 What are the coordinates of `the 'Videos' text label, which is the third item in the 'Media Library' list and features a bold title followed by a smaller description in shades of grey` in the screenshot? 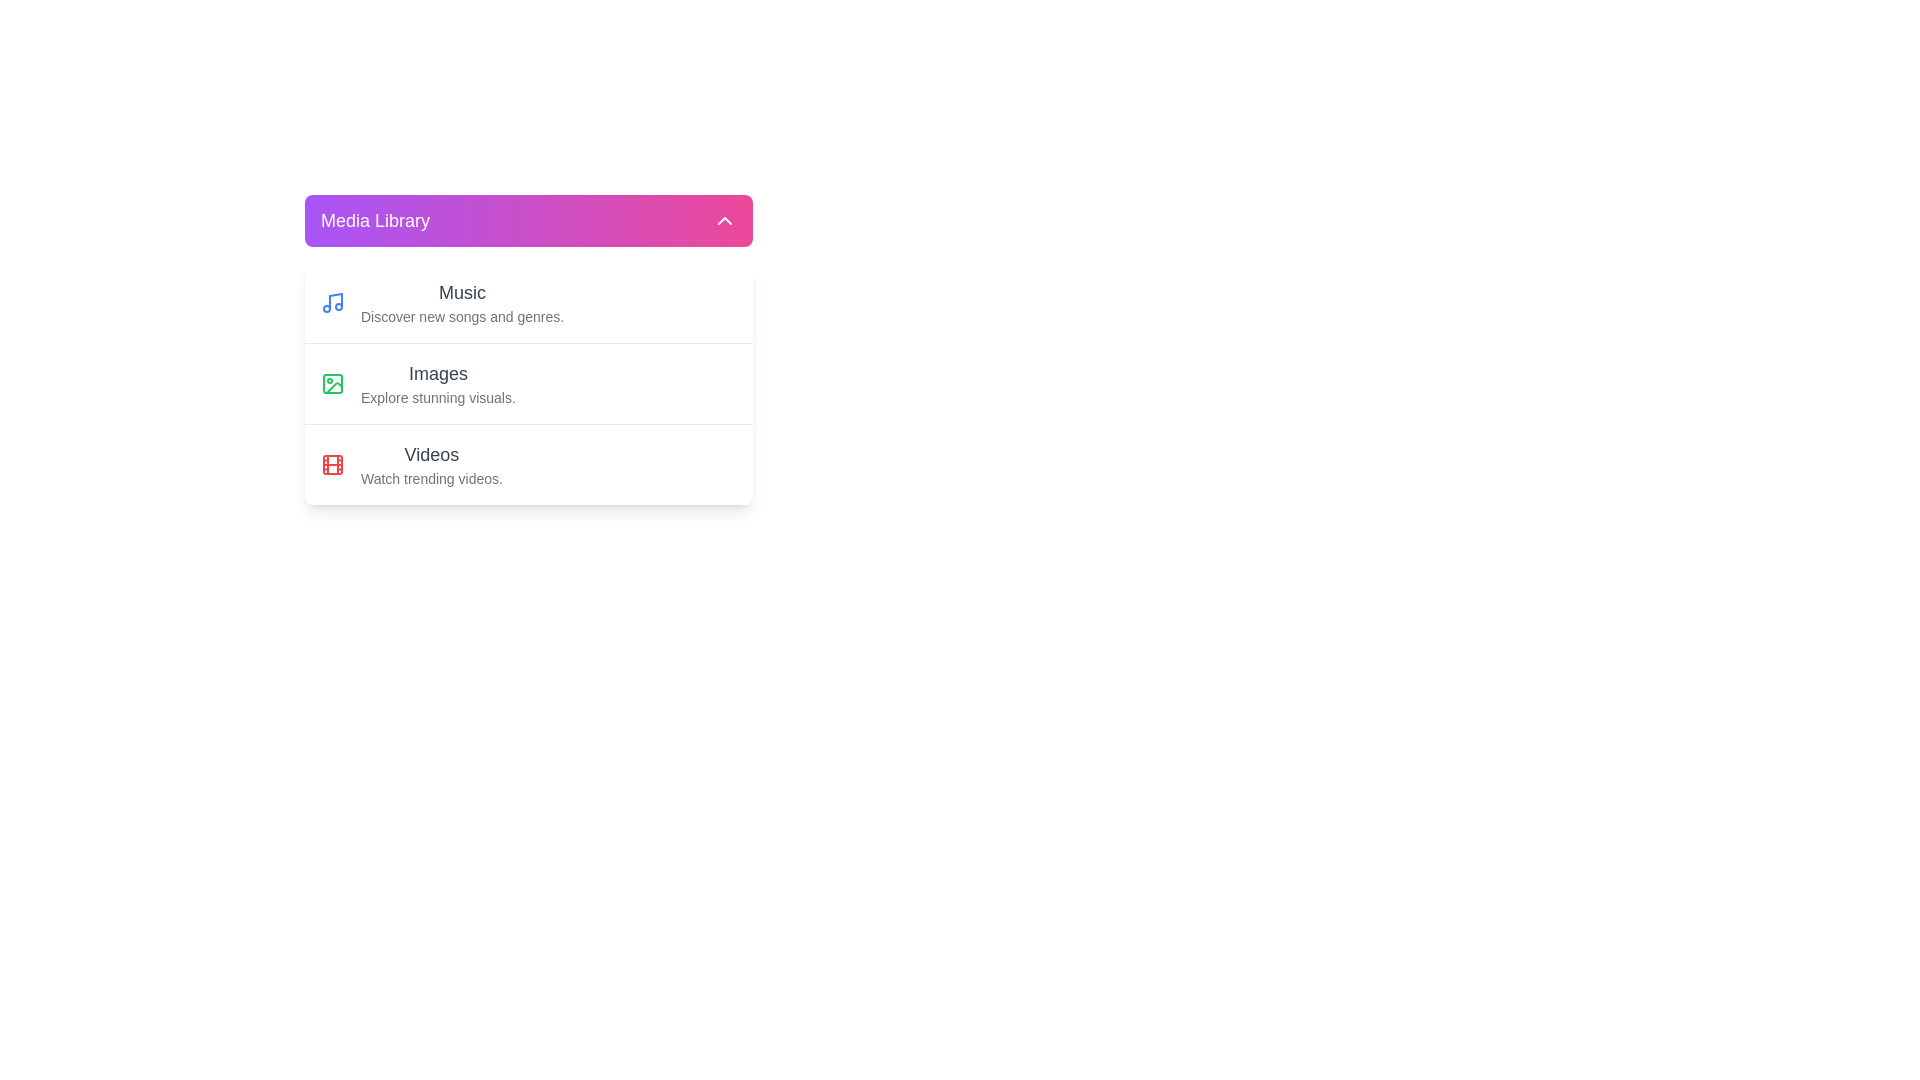 It's located at (431, 465).